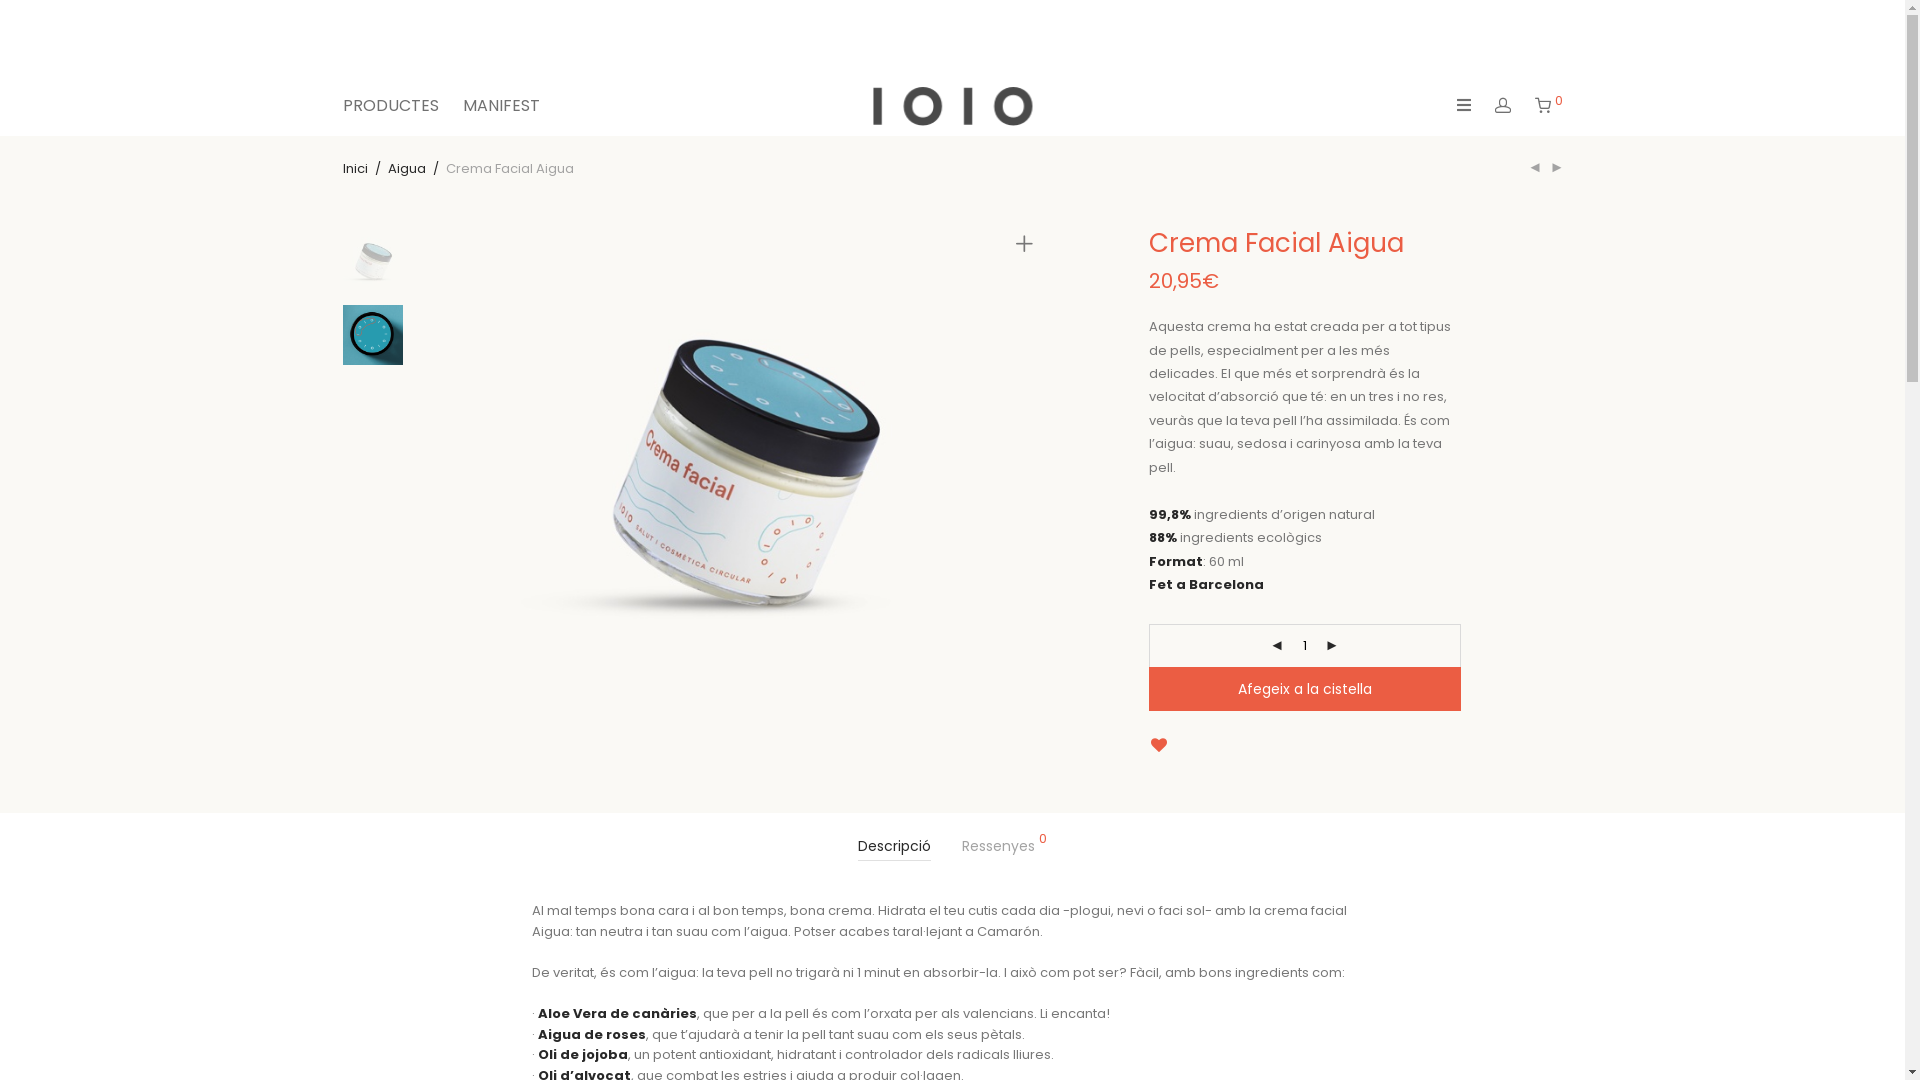  Describe the element at coordinates (389, 105) in the screenshot. I see `'PRODUCTES'` at that location.